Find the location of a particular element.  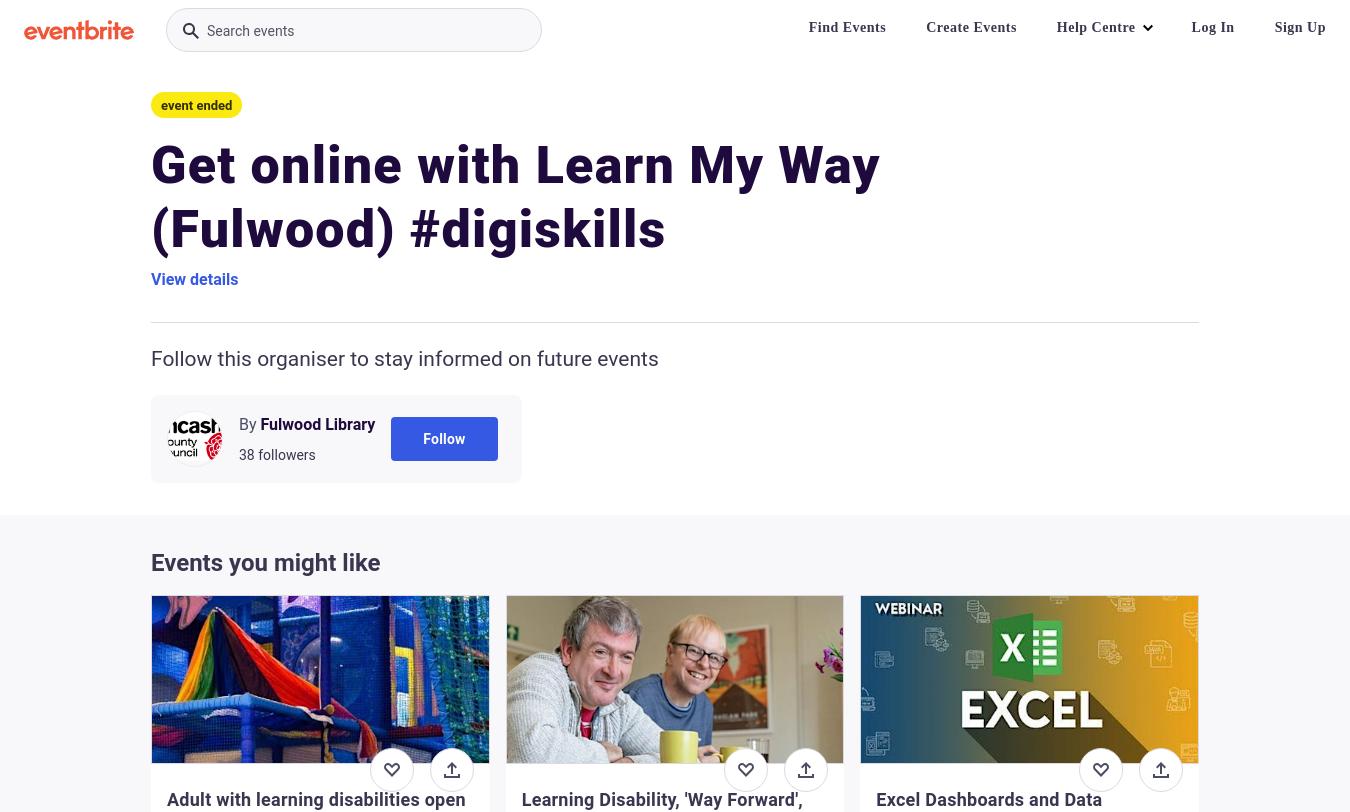

'Search events' is located at coordinates (249, 31).